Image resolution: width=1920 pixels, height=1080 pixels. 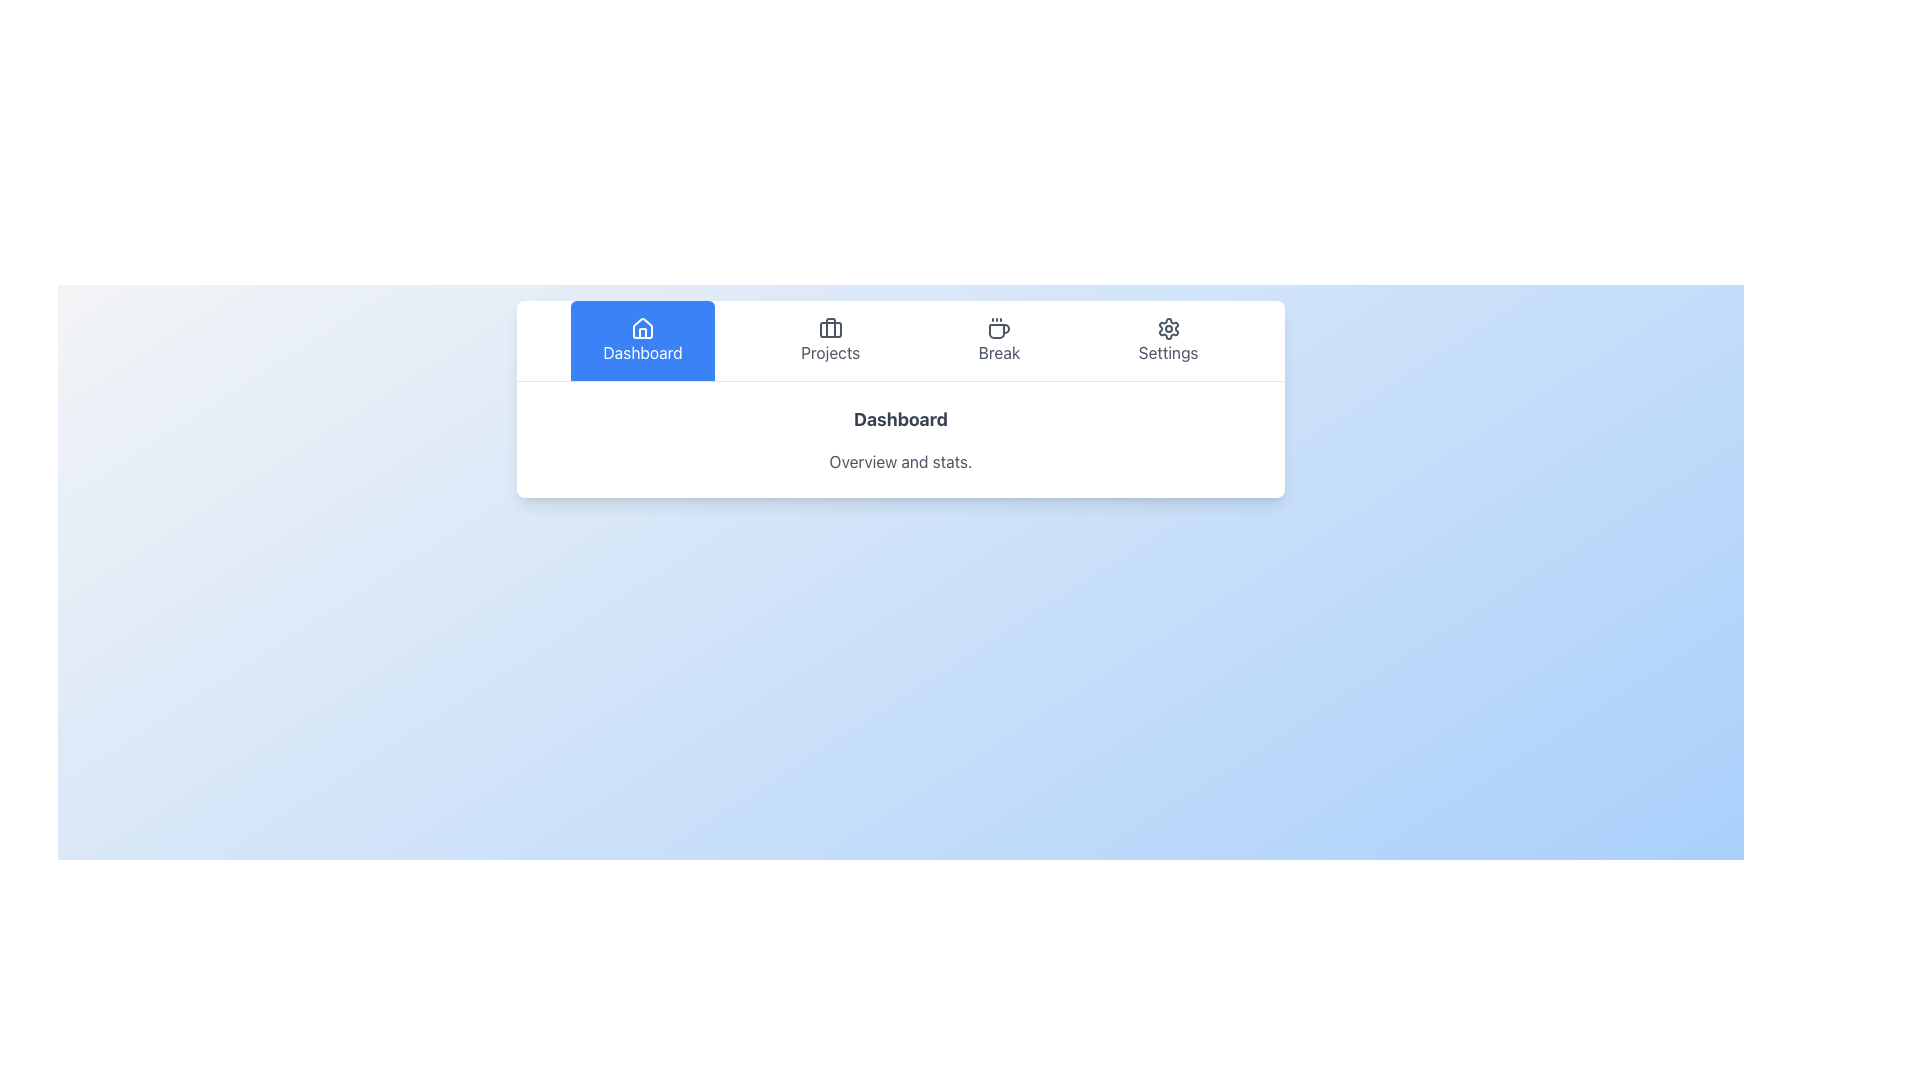 I want to click on the 'Break' button, which features a coffee mug icon with steam and a gray text label below it, so click(x=999, y=339).